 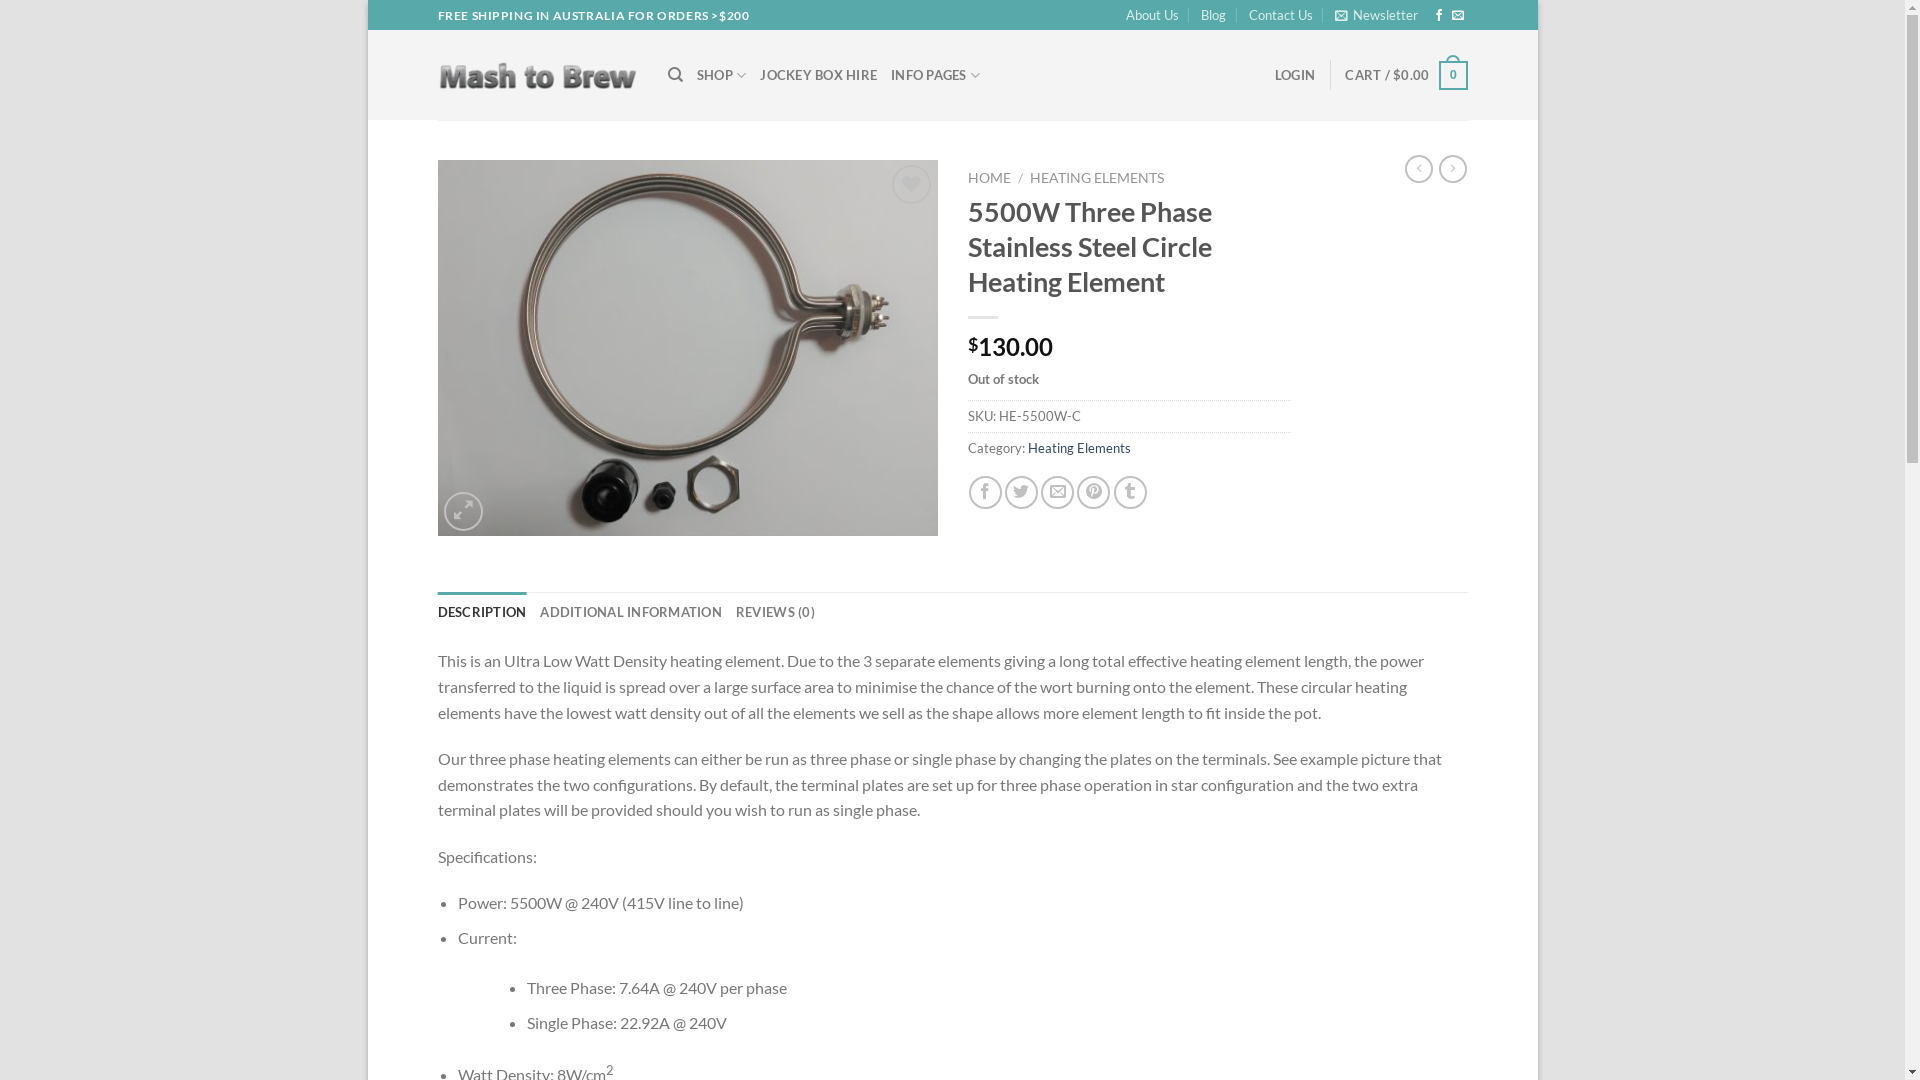 I want to click on 'DESCRIPTION', so click(x=482, y=611).